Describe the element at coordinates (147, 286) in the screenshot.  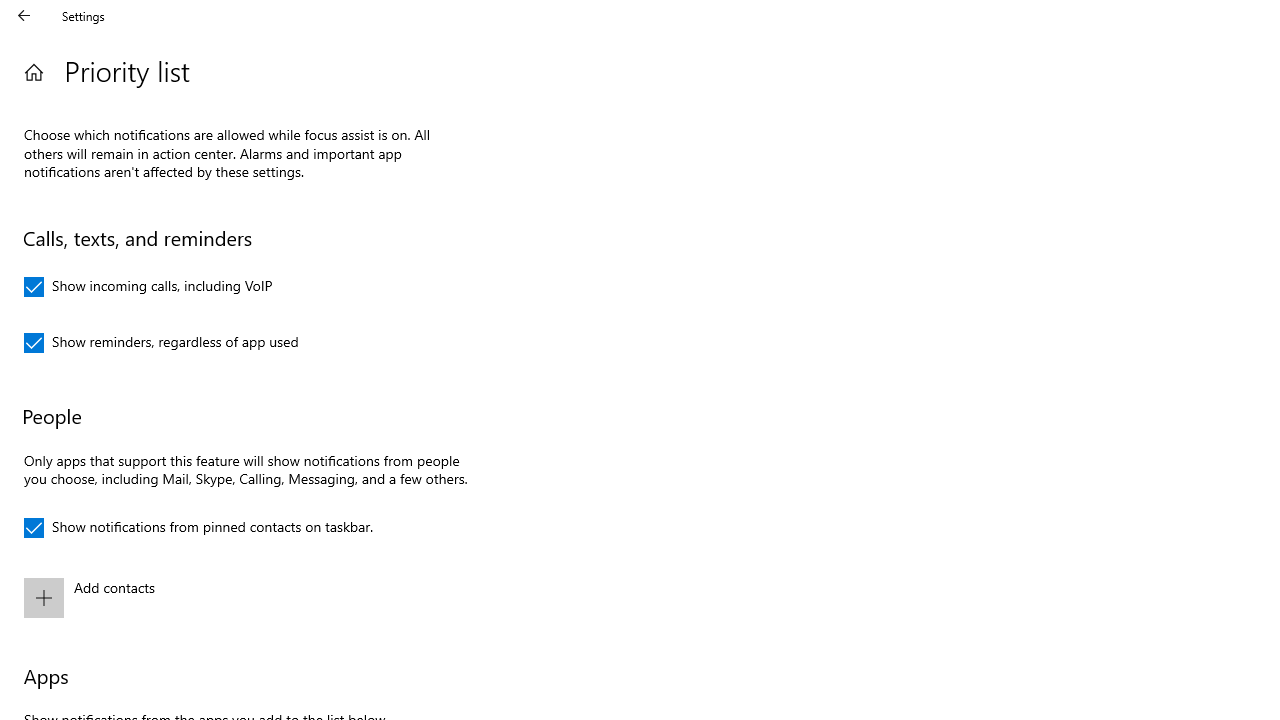
I see `'Show incoming calls, including VoIP'` at that location.